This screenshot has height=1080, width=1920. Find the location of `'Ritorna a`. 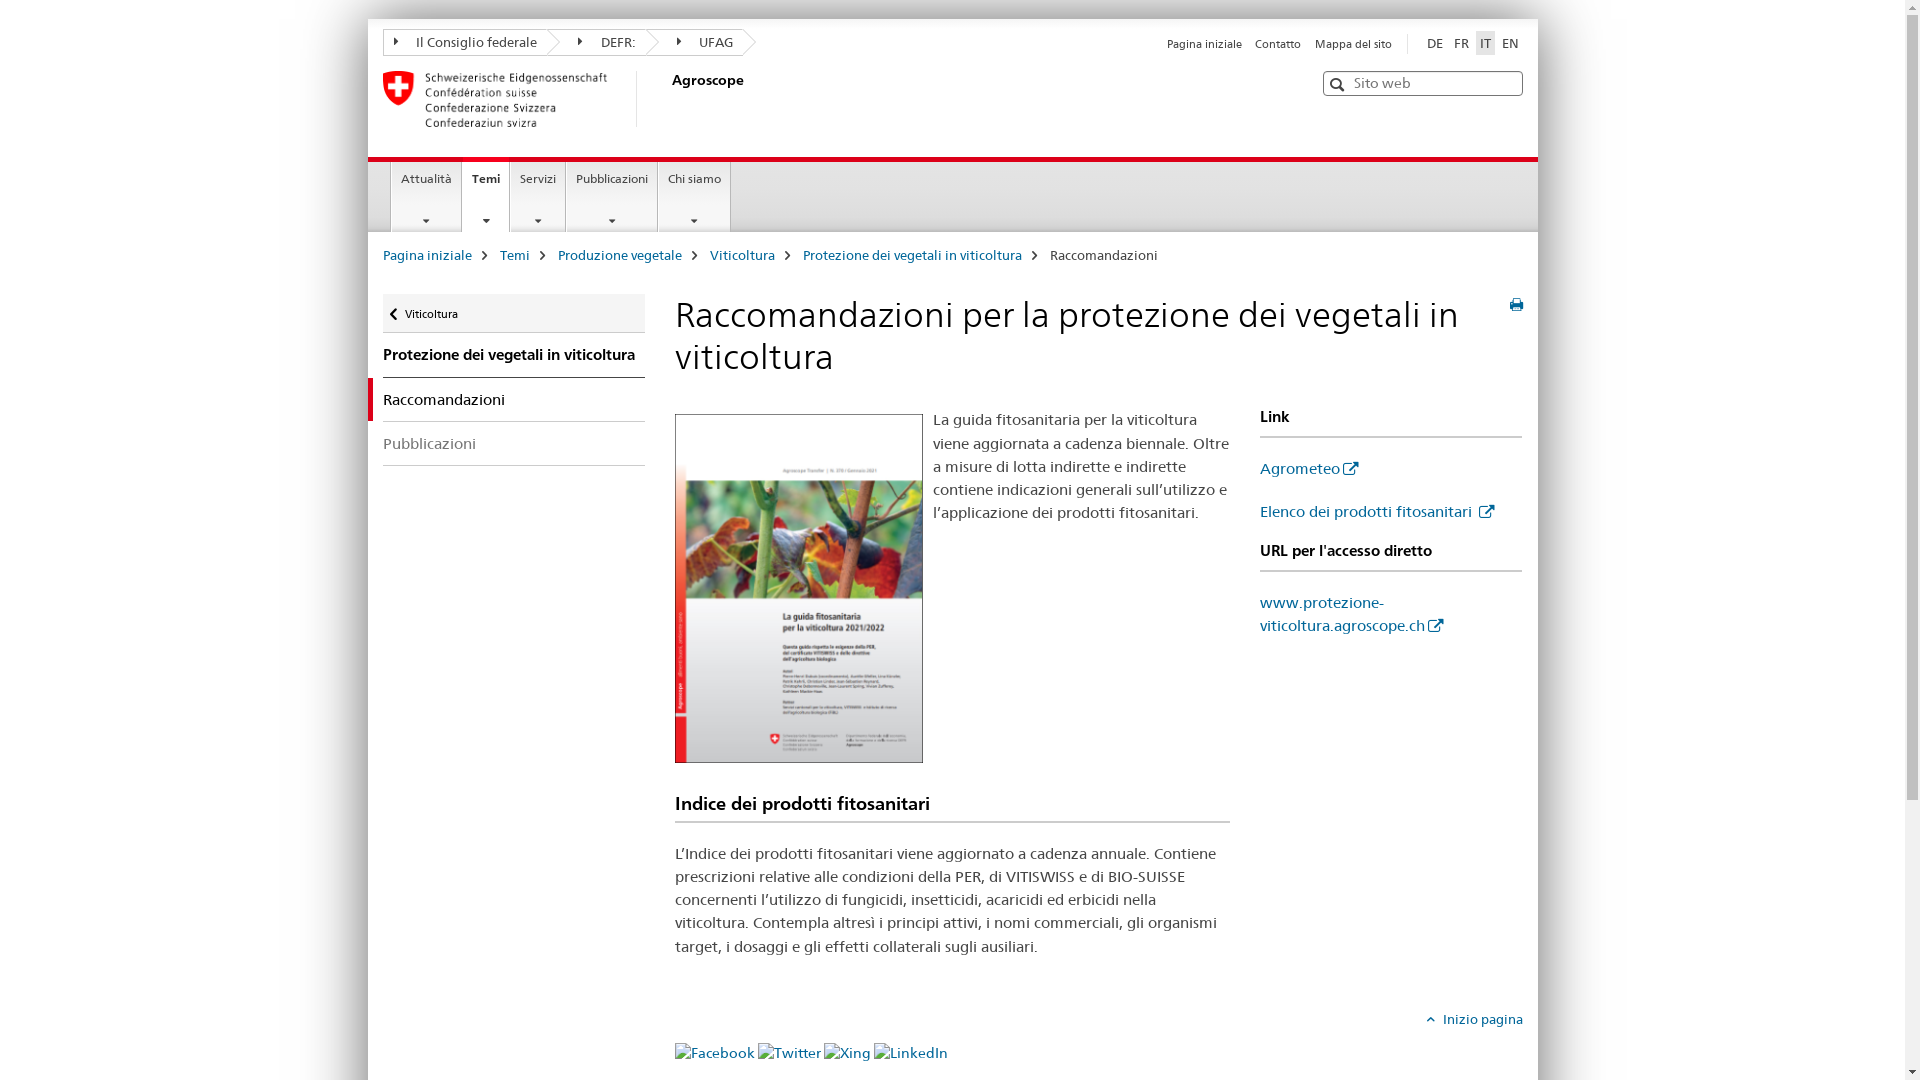

'Ritorna a is located at coordinates (513, 313).